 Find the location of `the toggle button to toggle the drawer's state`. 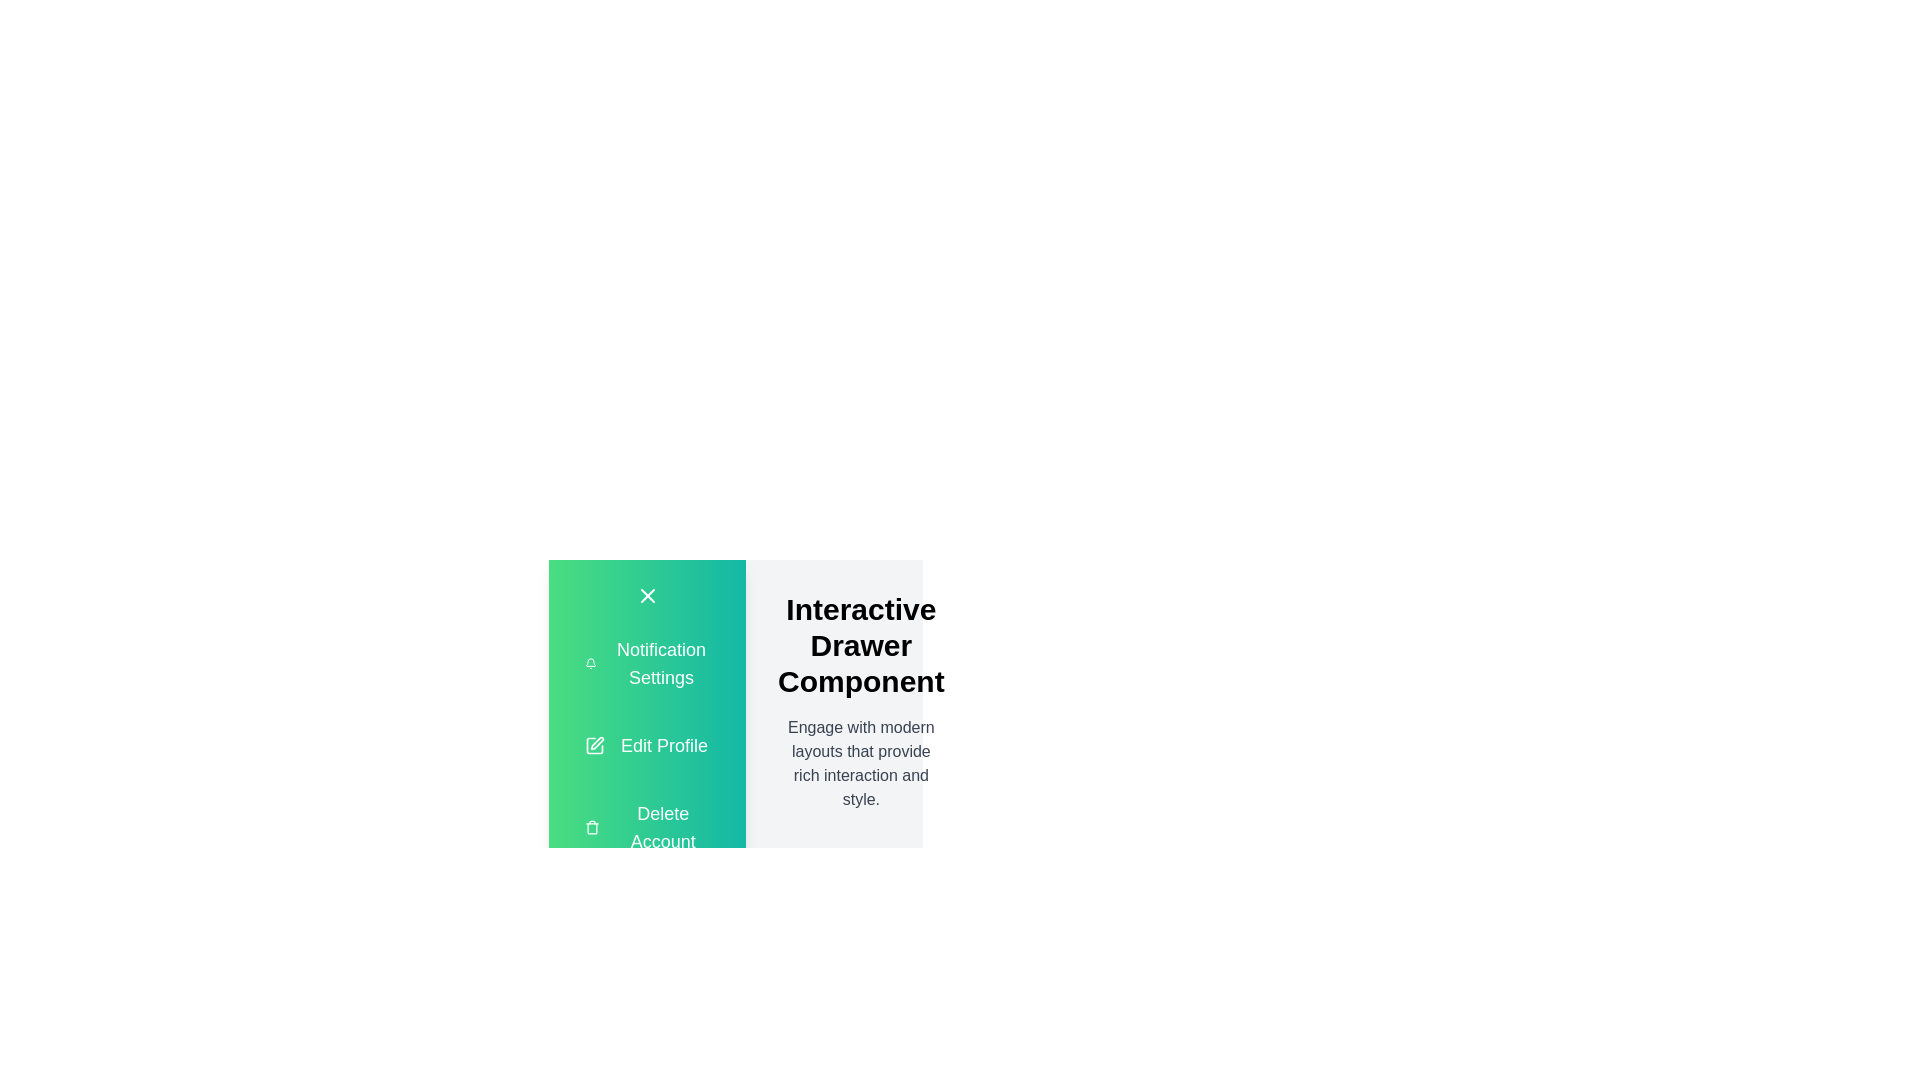

the toggle button to toggle the drawer's state is located at coordinates (647, 595).